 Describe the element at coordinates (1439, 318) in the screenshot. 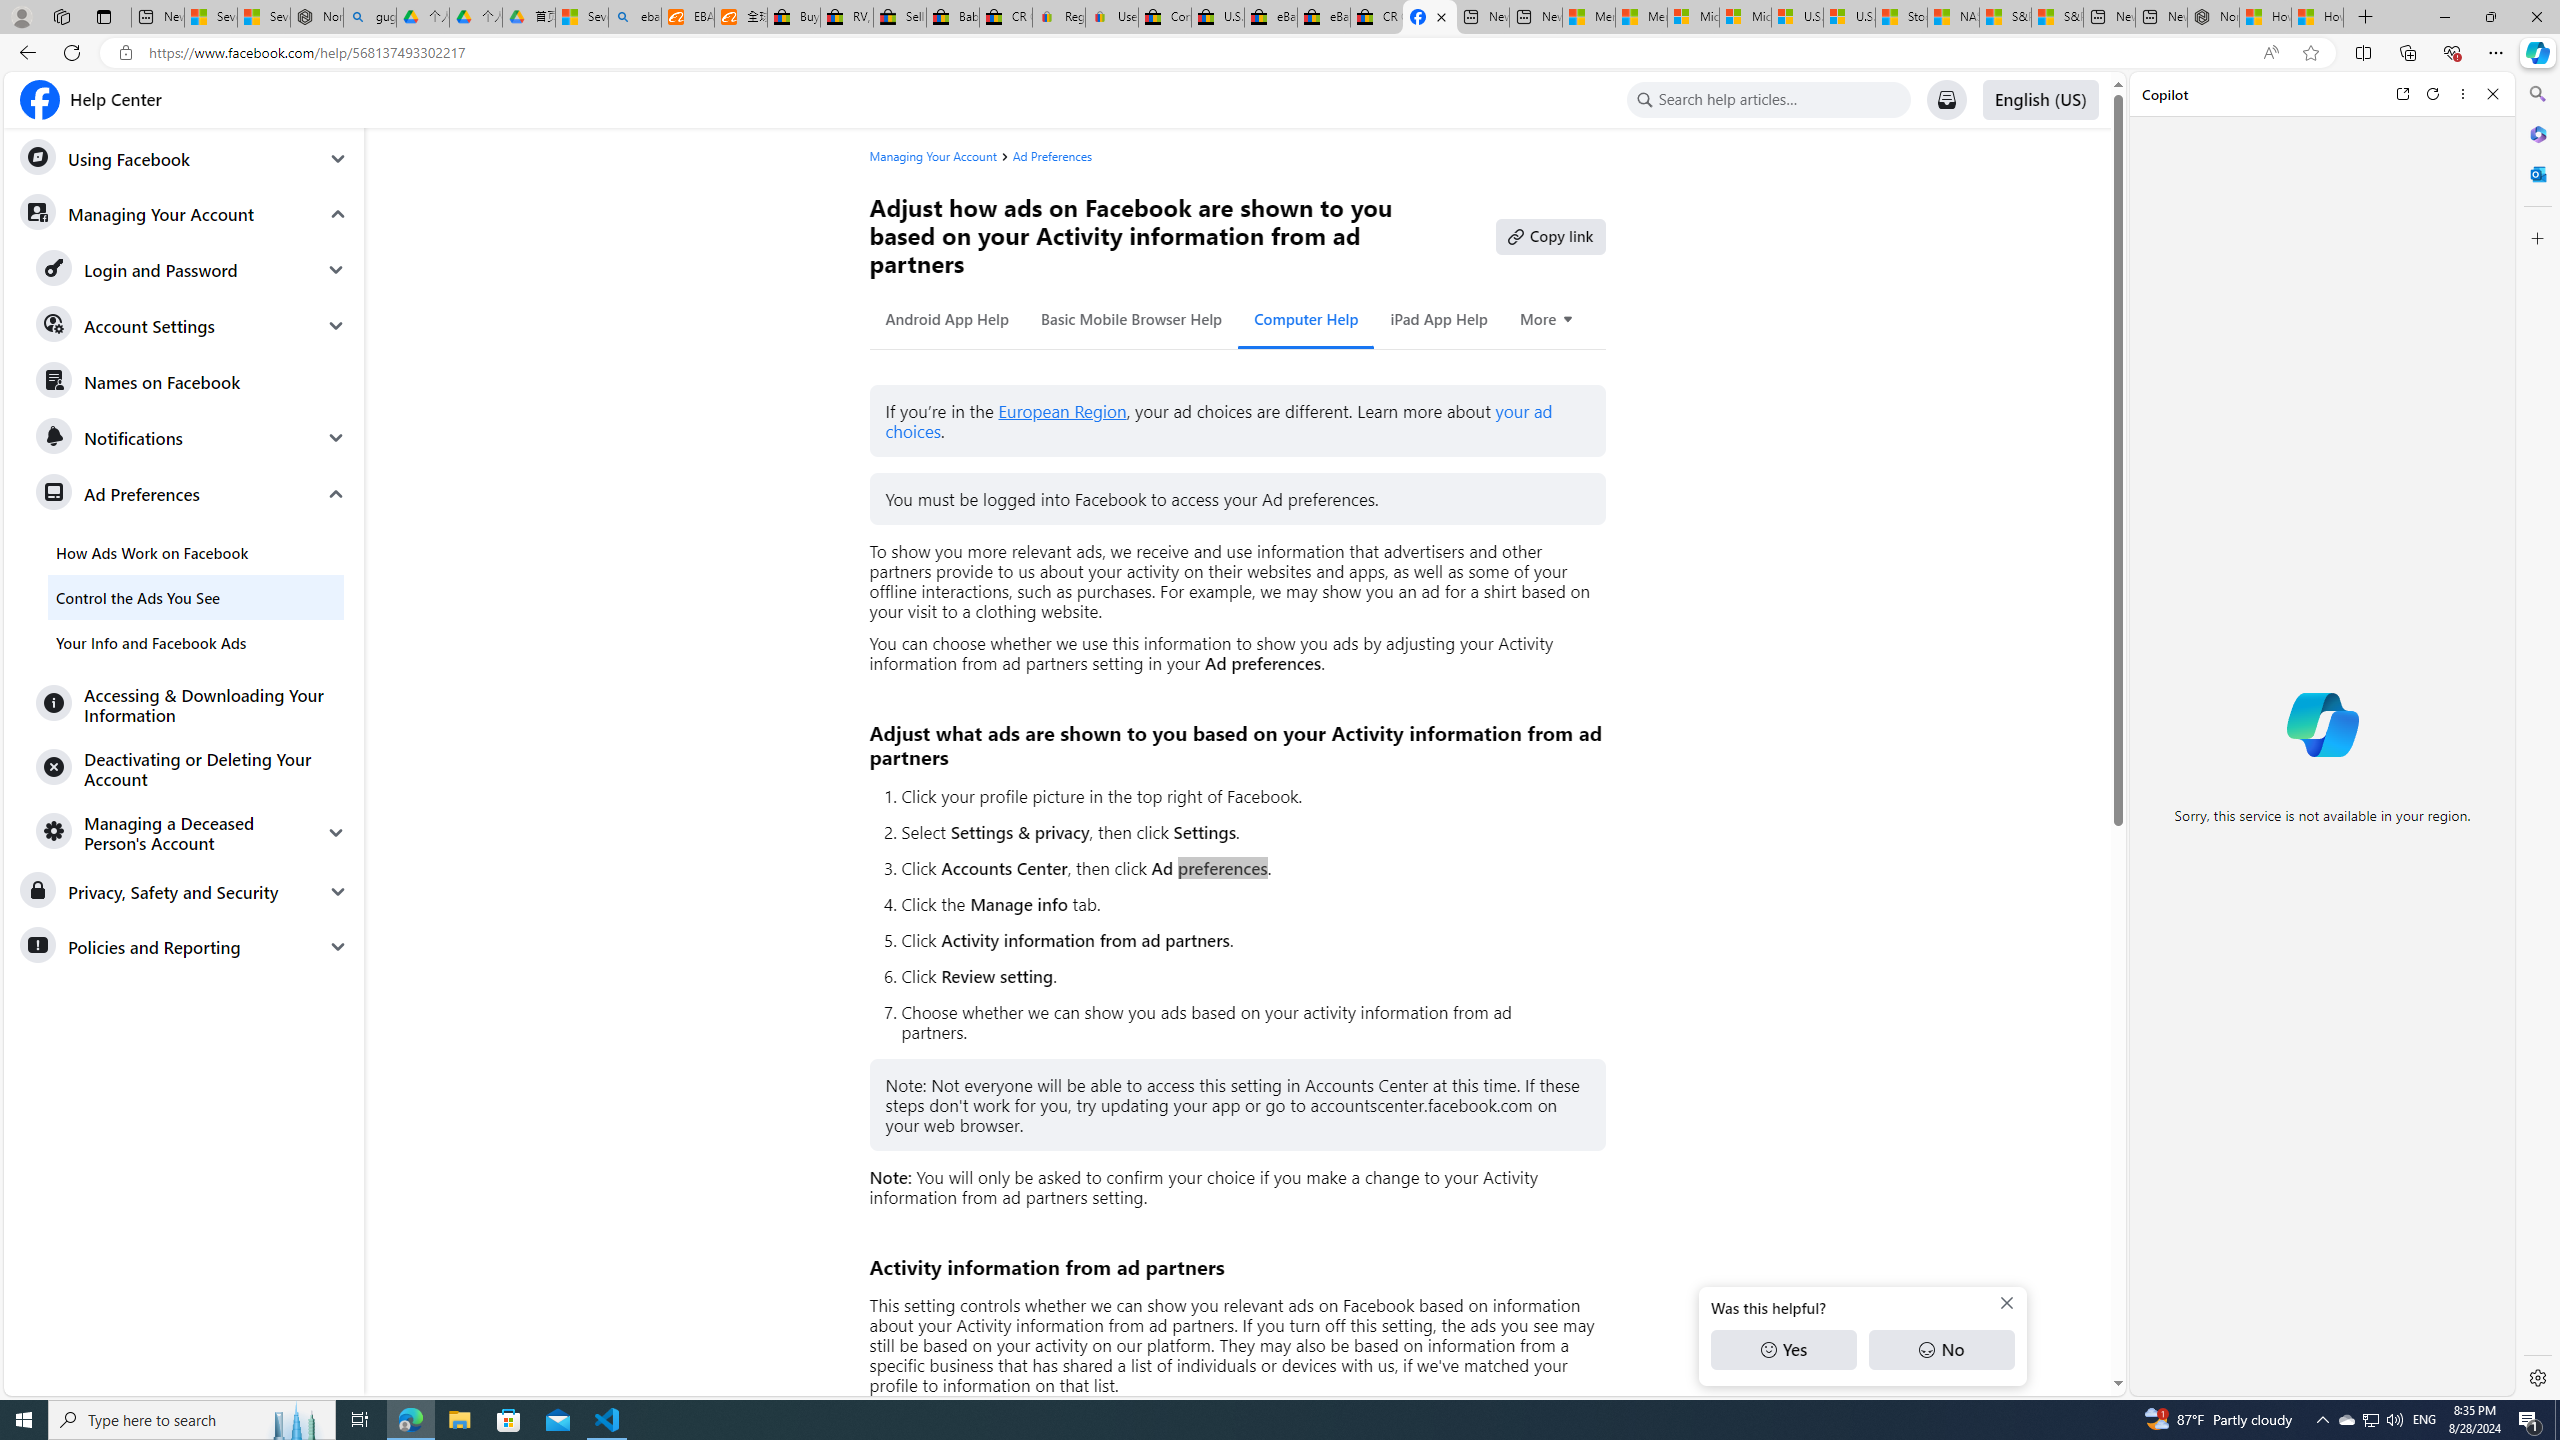

I see `'iPad App Help'` at that location.